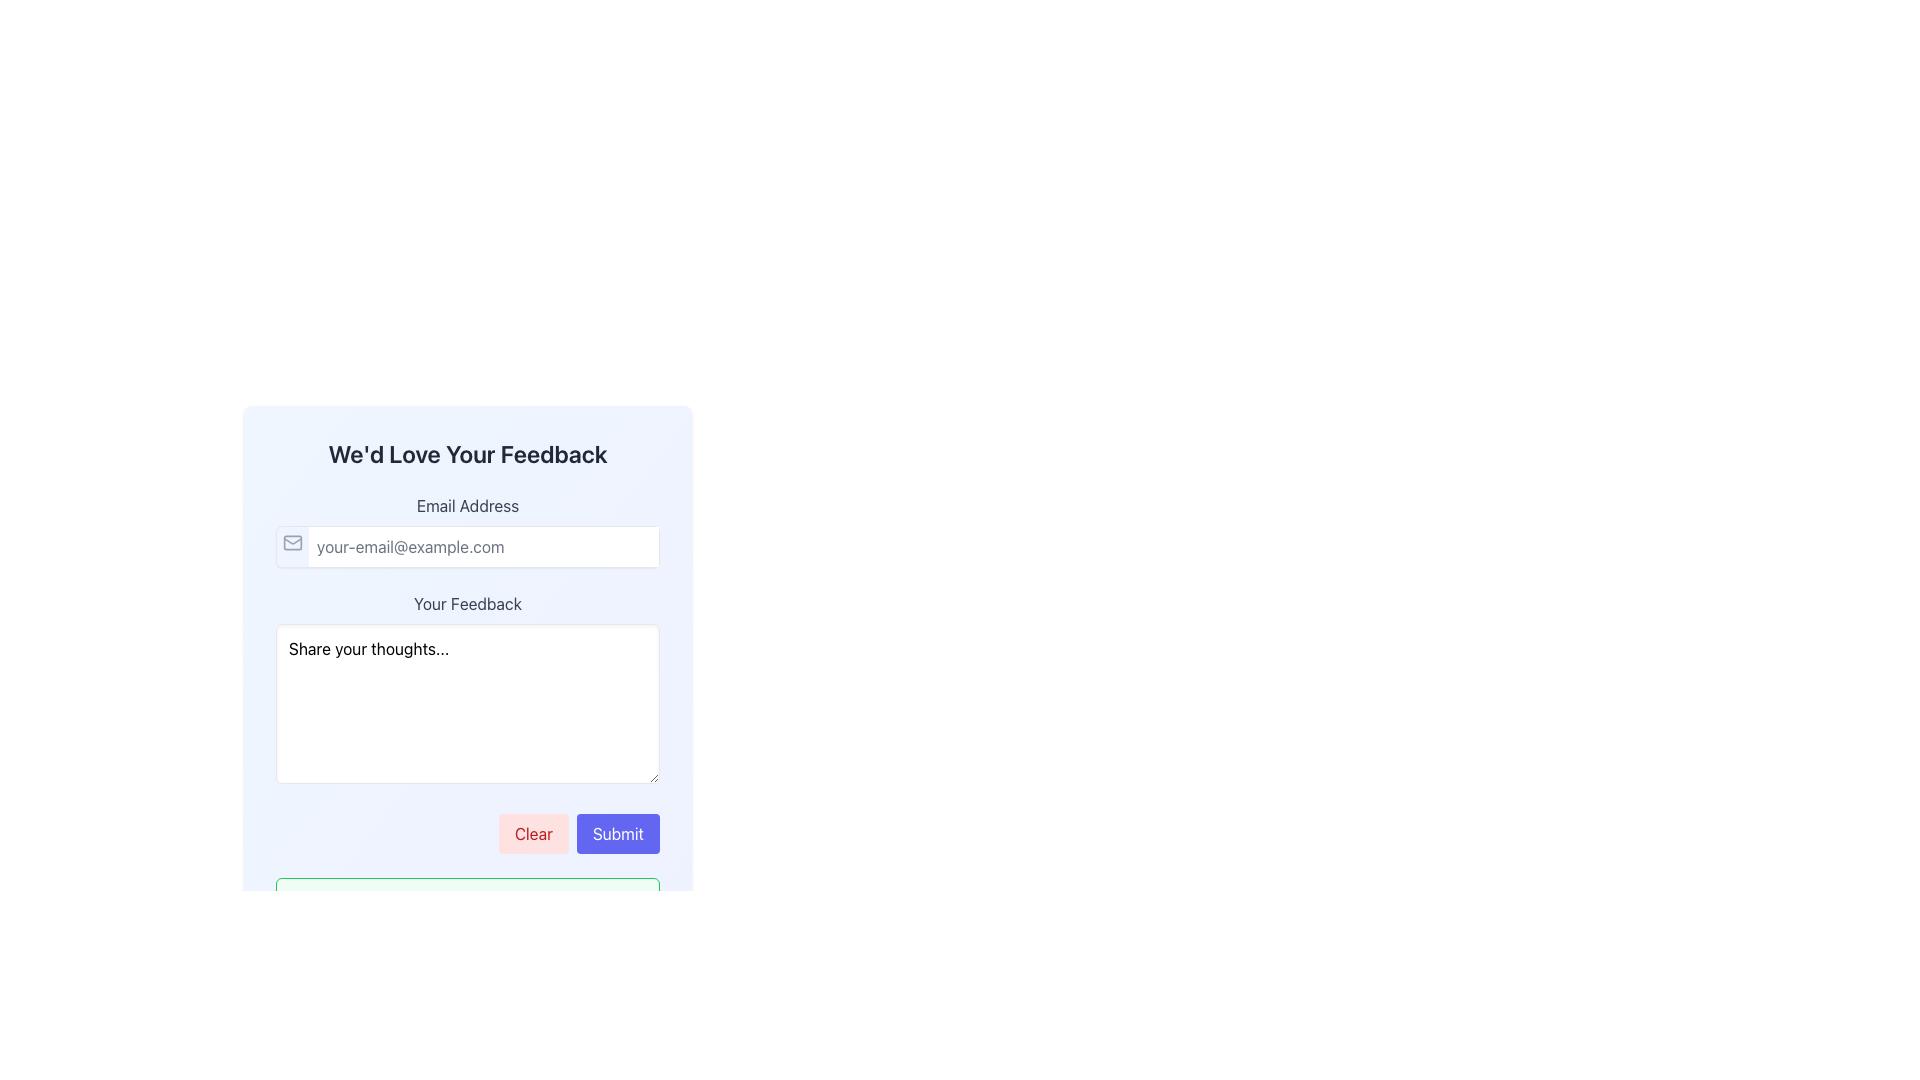 Image resolution: width=1920 pixels, height=1080 pixels. Describe the element at coordinates (466, 603) in the screenshot. I see `the text label 'Your Feedback' which is styled with a gray font and positioned above the multiline text input field in the feedback form` at that location.